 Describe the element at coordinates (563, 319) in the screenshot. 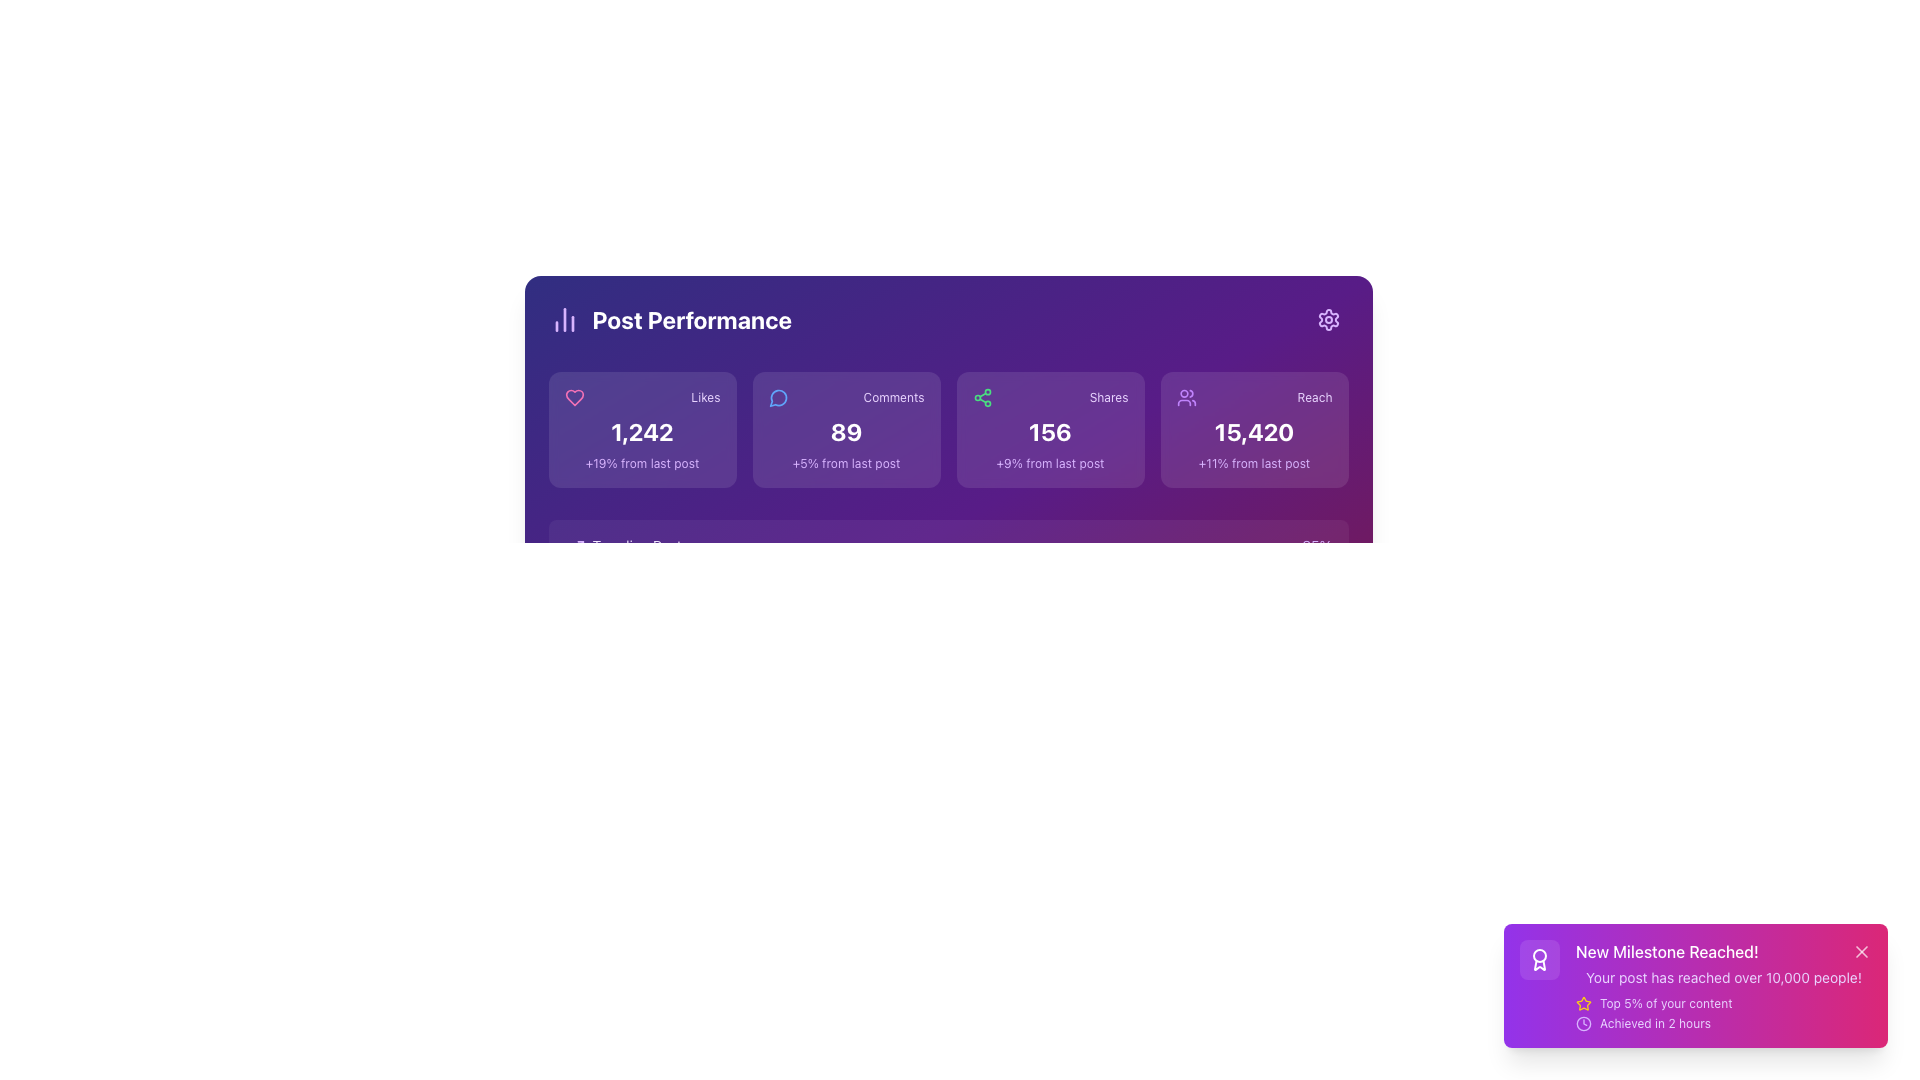

I see `the icon representing performance metrics in the 'Post Performance' section` at that location.